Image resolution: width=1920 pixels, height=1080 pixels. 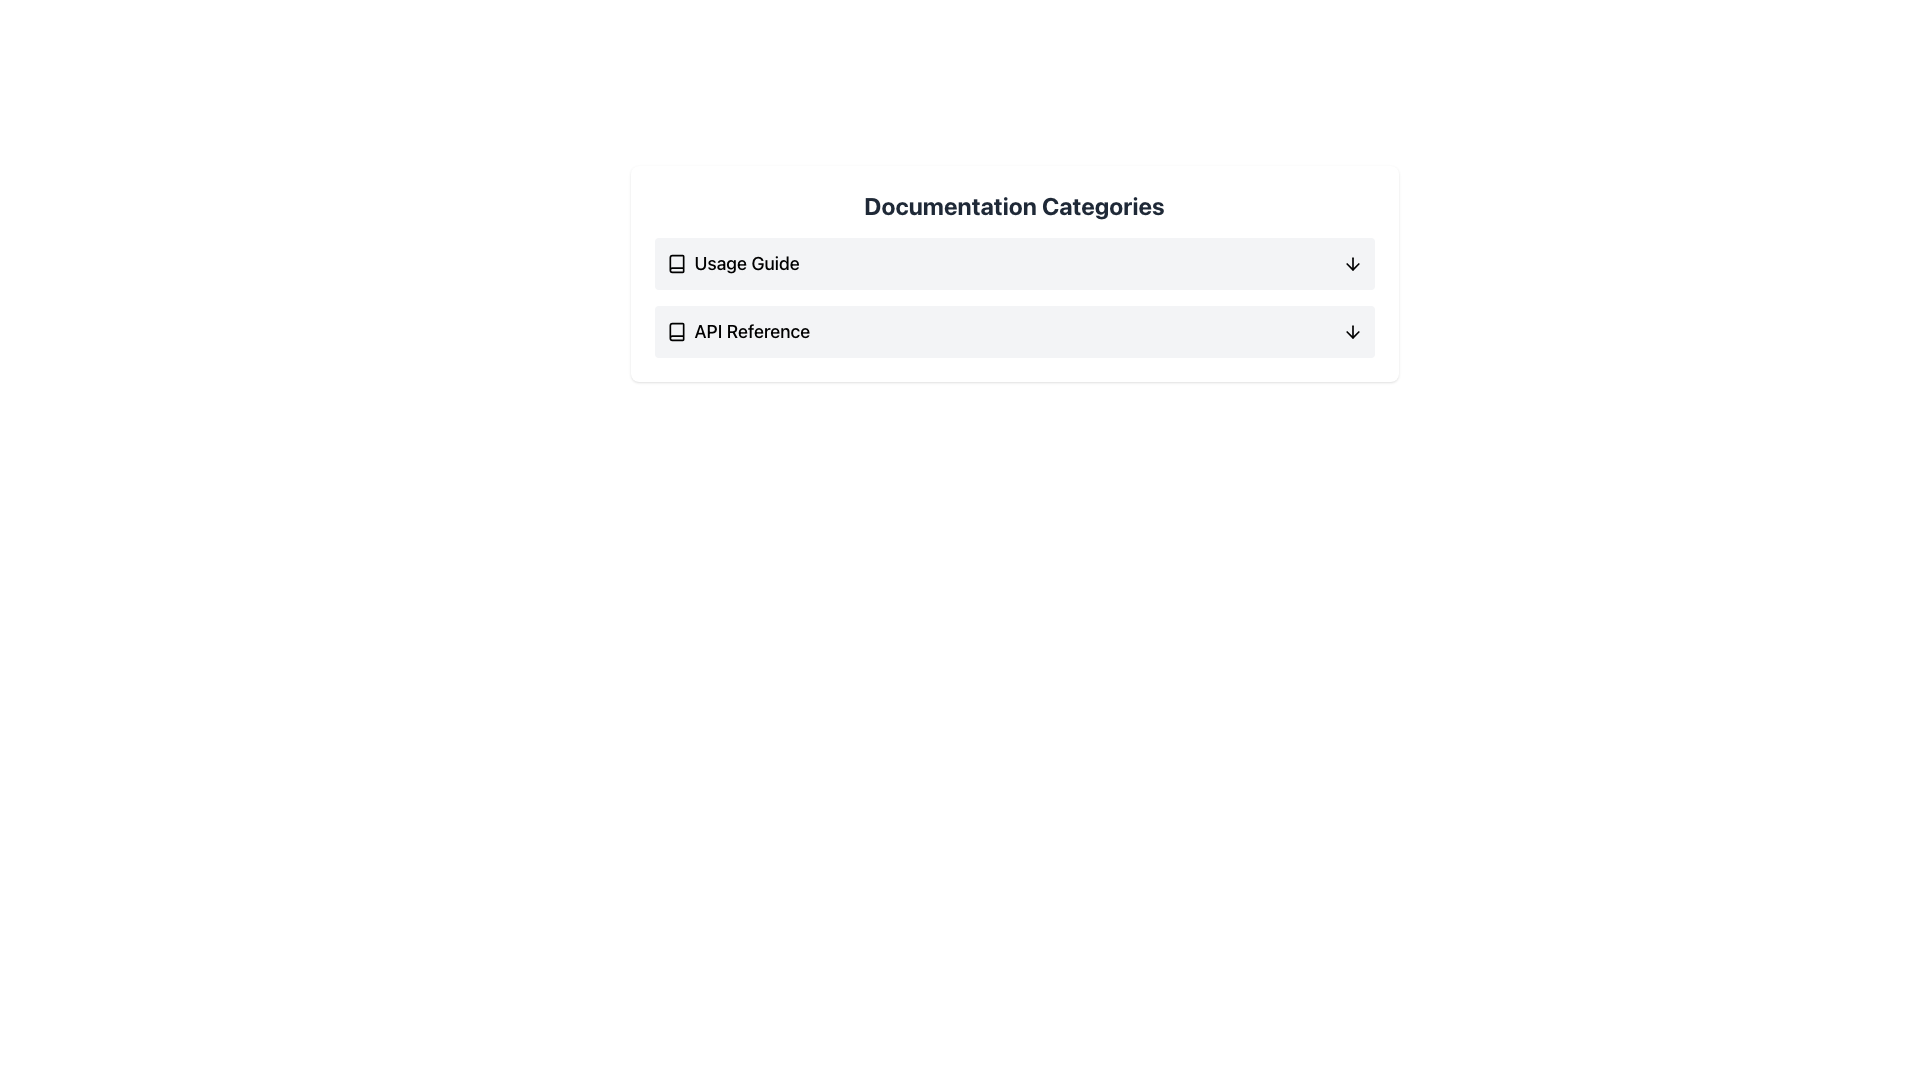 I want to click on the first item in the 'Documentation Categories' section, so click(x=1014, y=262).